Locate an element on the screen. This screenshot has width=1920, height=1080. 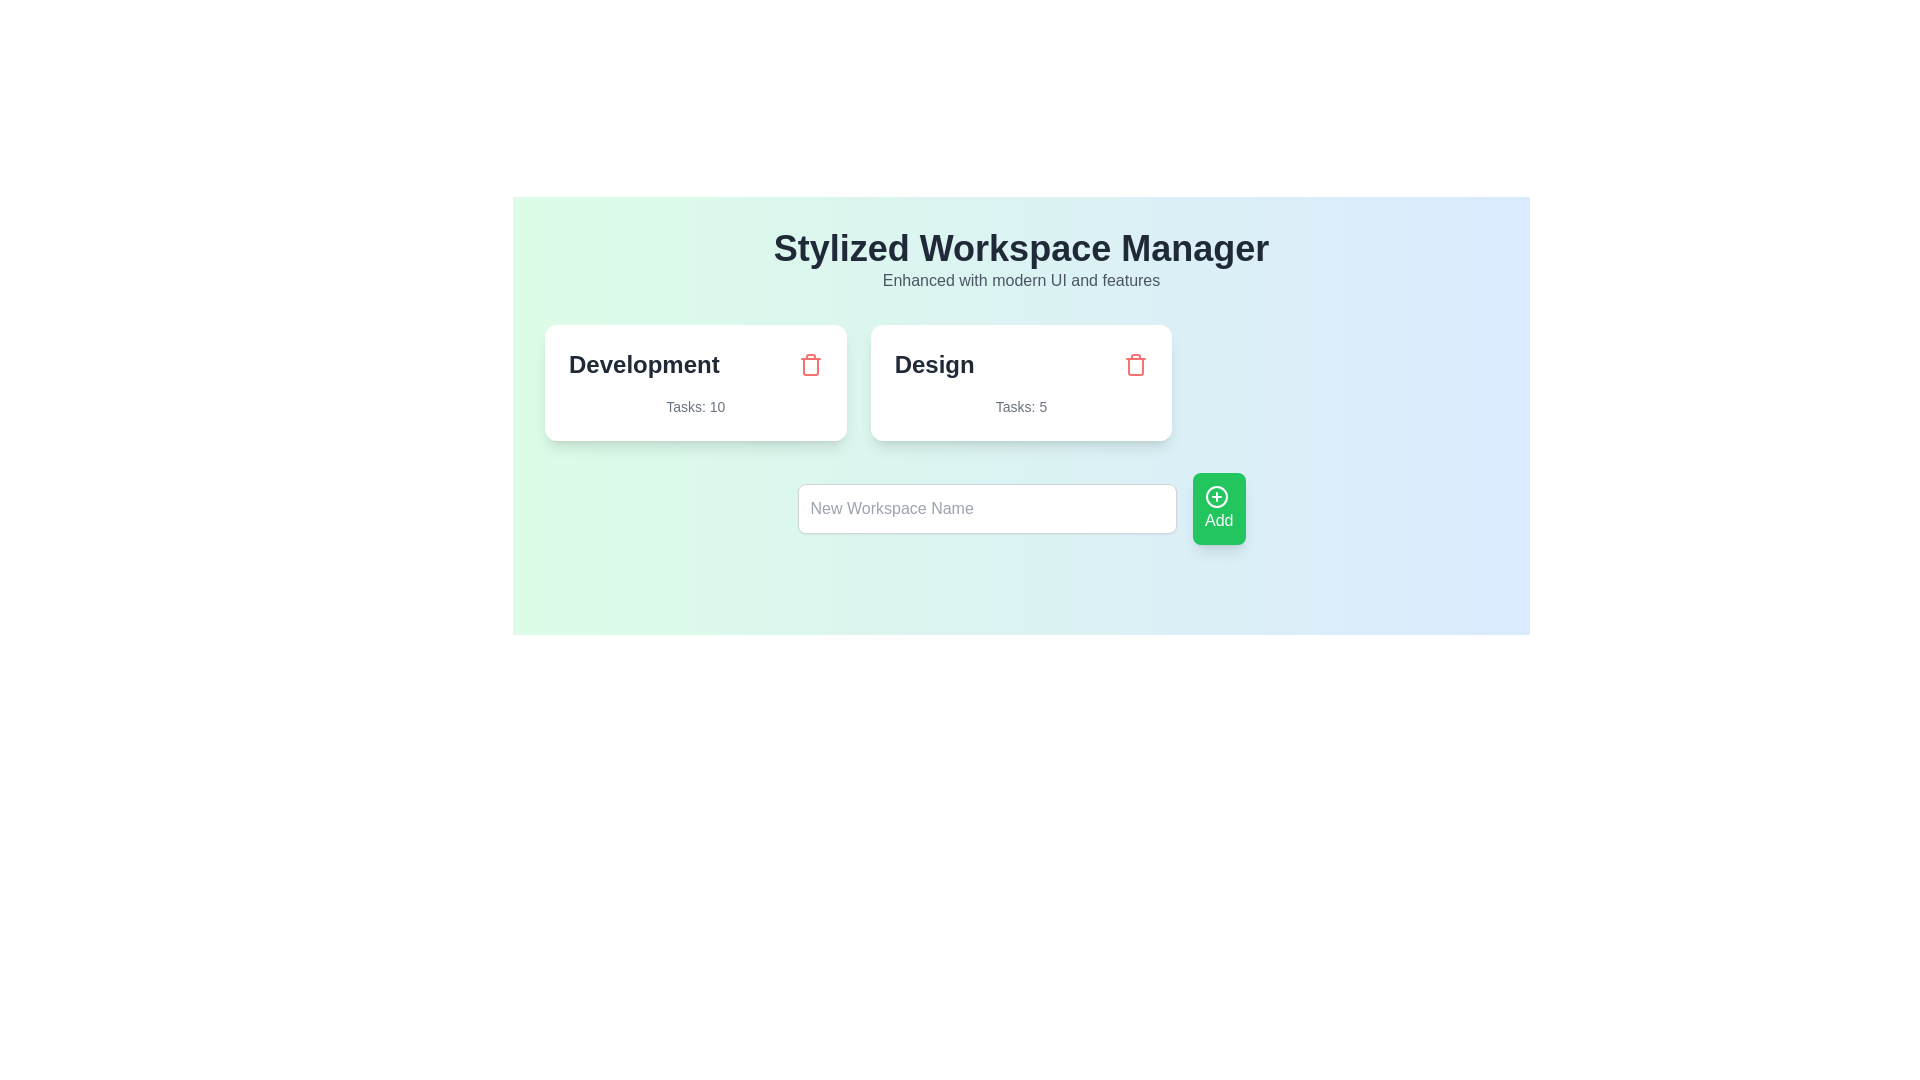
the 'Development' section title label located above the text 'Tasks: 10' in the left card of a two-card layout is located at coordinates (644, 365).